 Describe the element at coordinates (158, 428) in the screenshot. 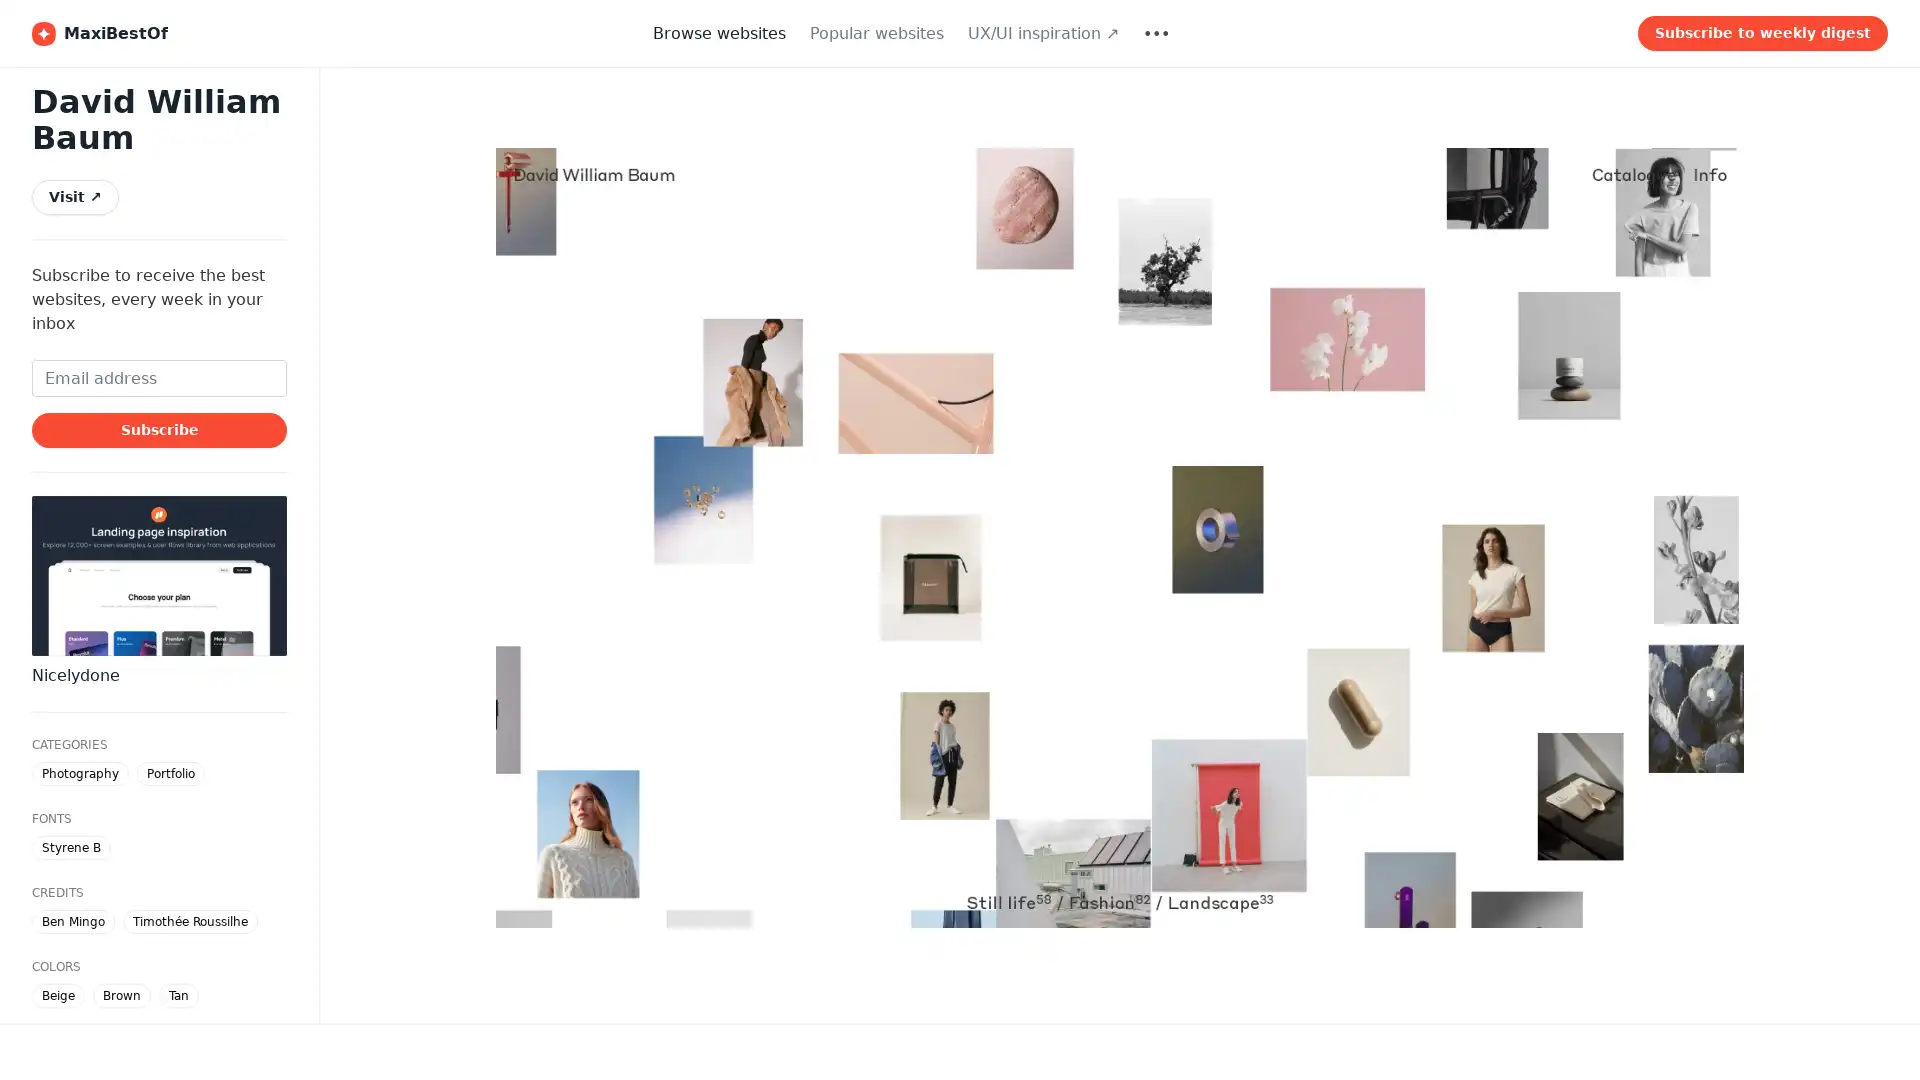

I see `Subscribe` at that location.